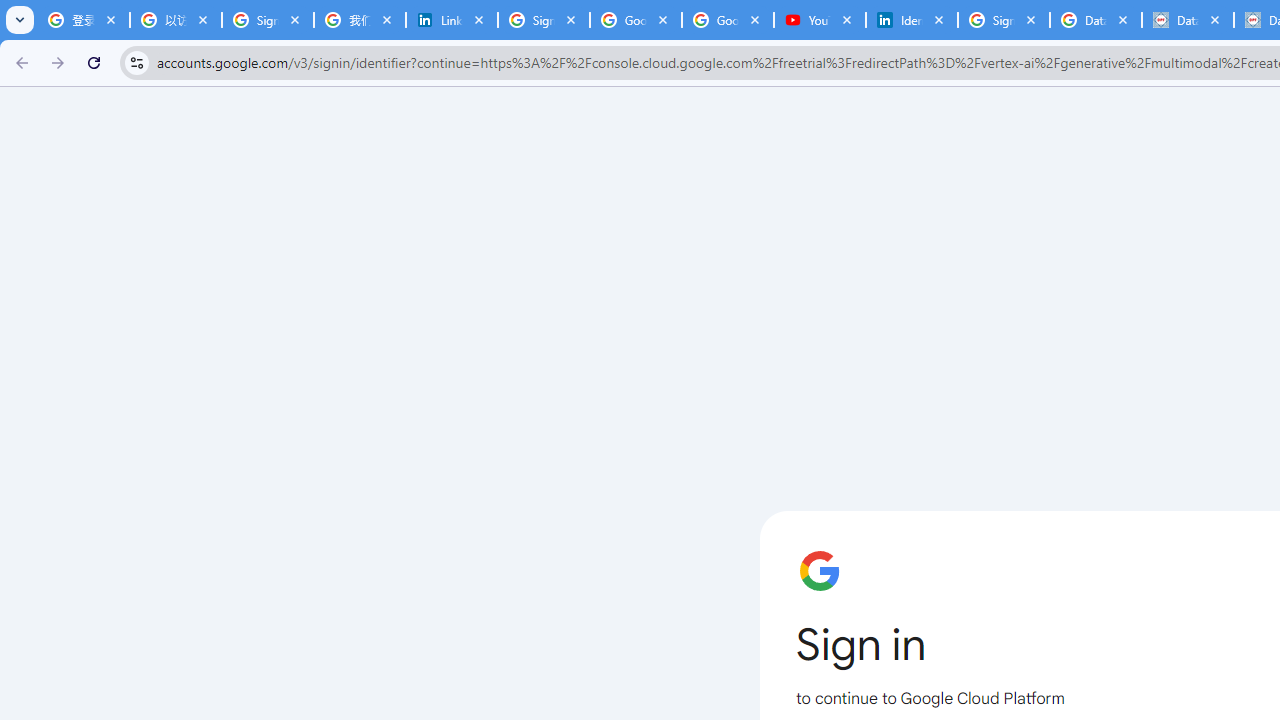 This screenshot has height=720, width=1280. I want to click on 'Sign in - Google Accounts', so click(544, 20).